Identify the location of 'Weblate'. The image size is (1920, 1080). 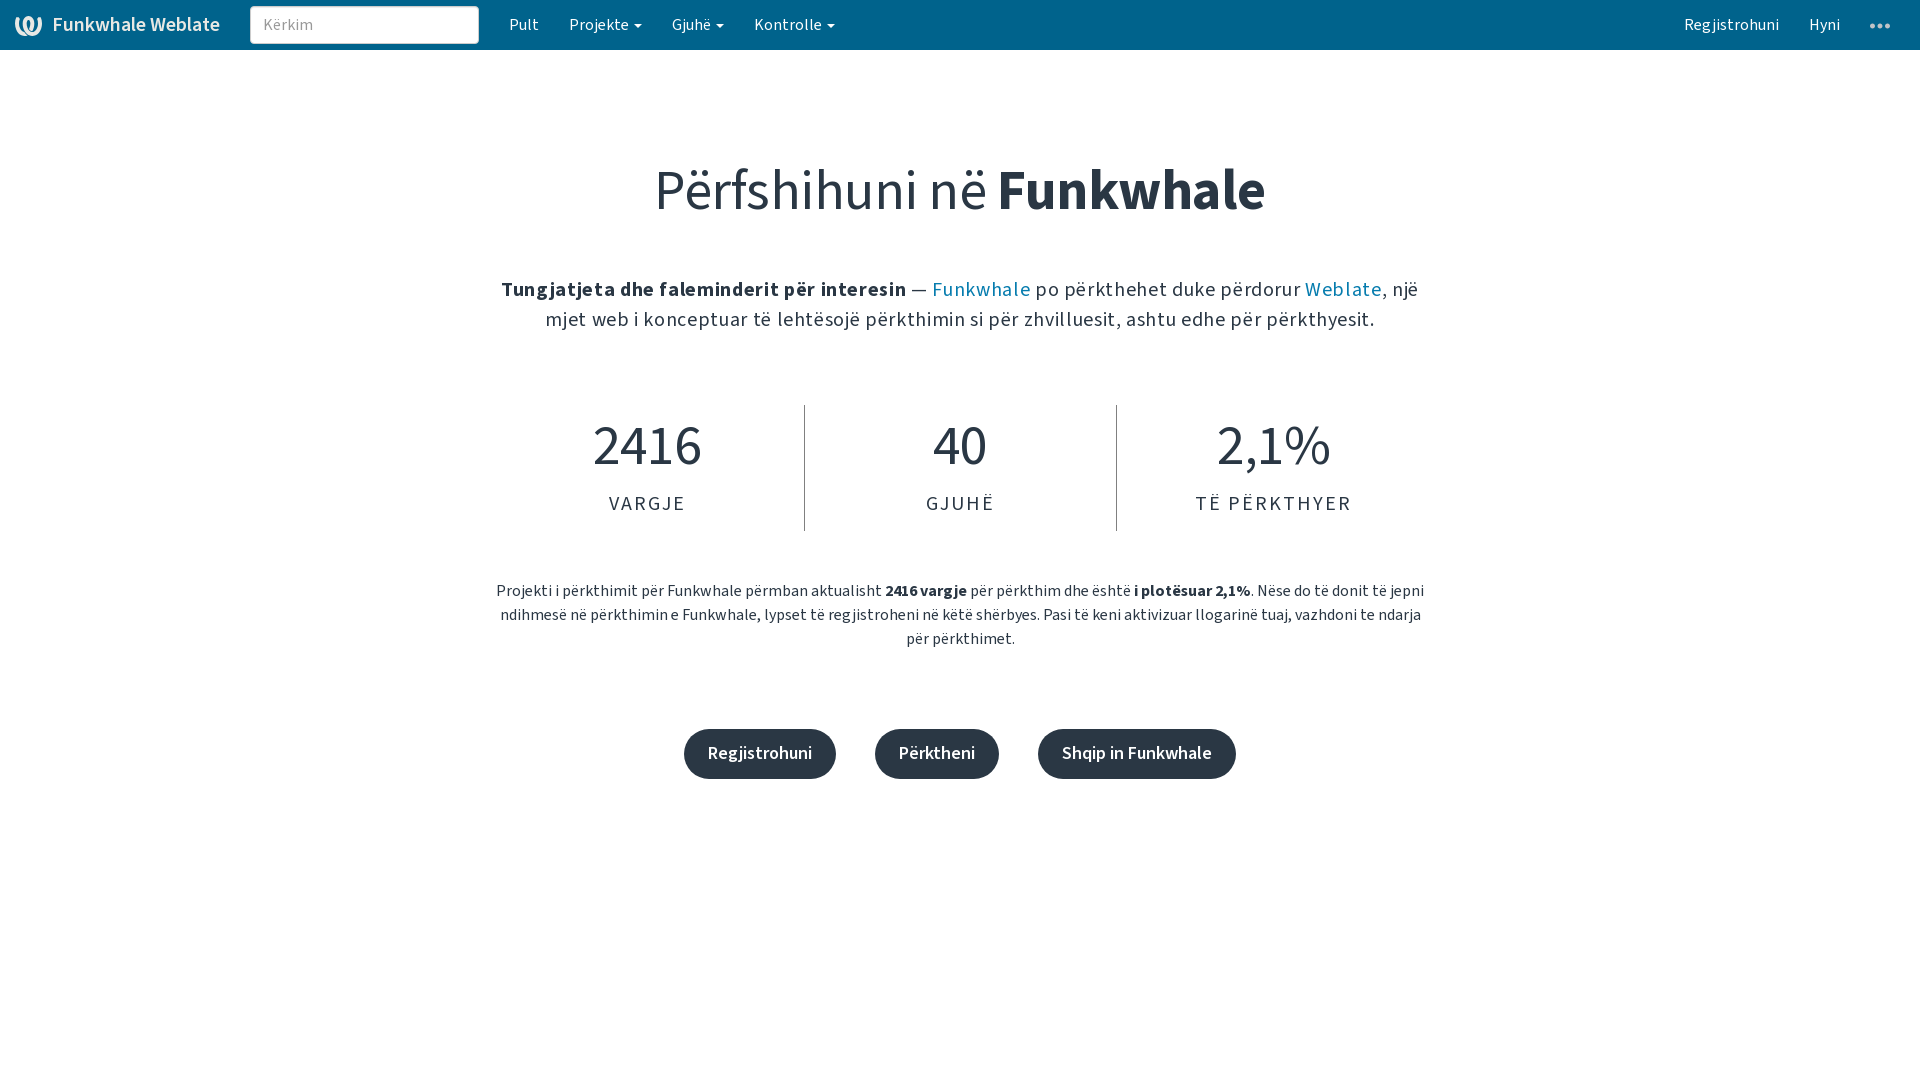
(1343, 289).